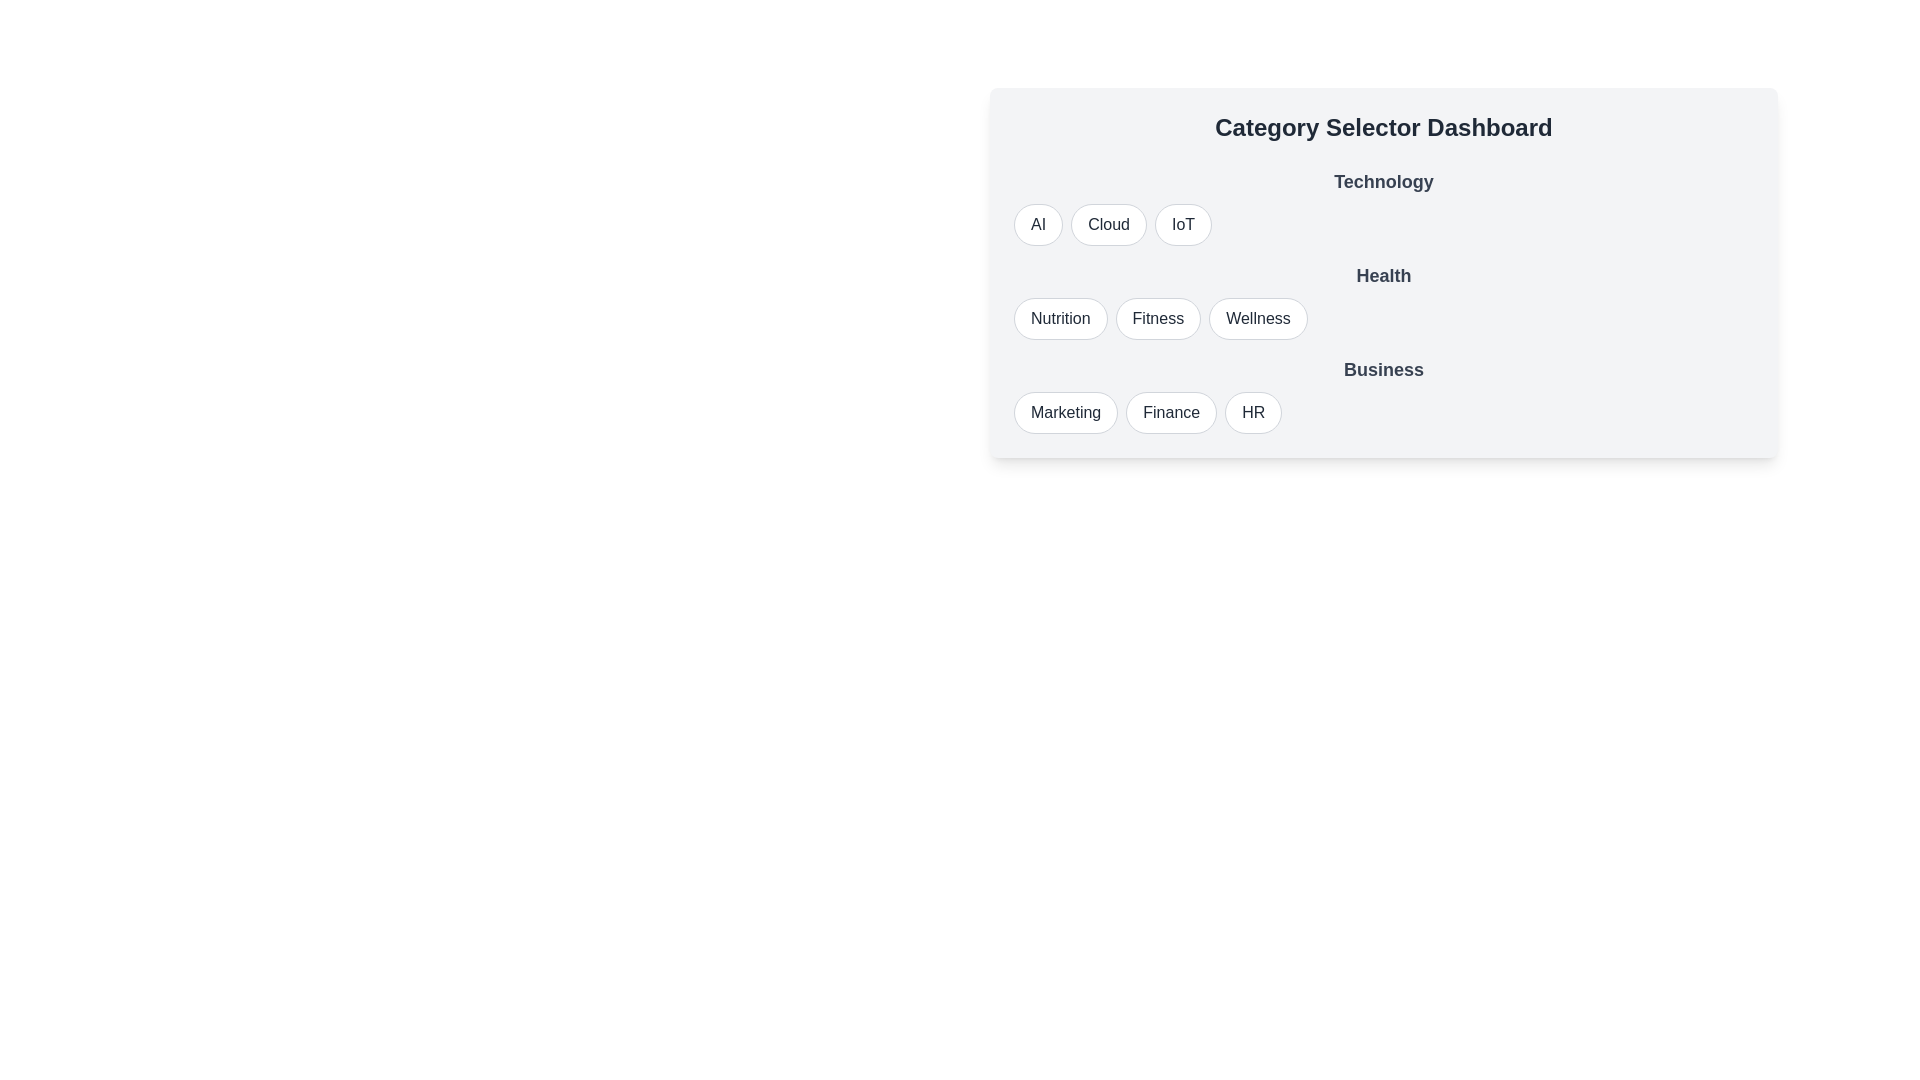  What do you see at coordinates (1107, 224) in the screenshot?
I see `the button labeled Cloud to observe its visual change` at bounding box center [1107, 224].